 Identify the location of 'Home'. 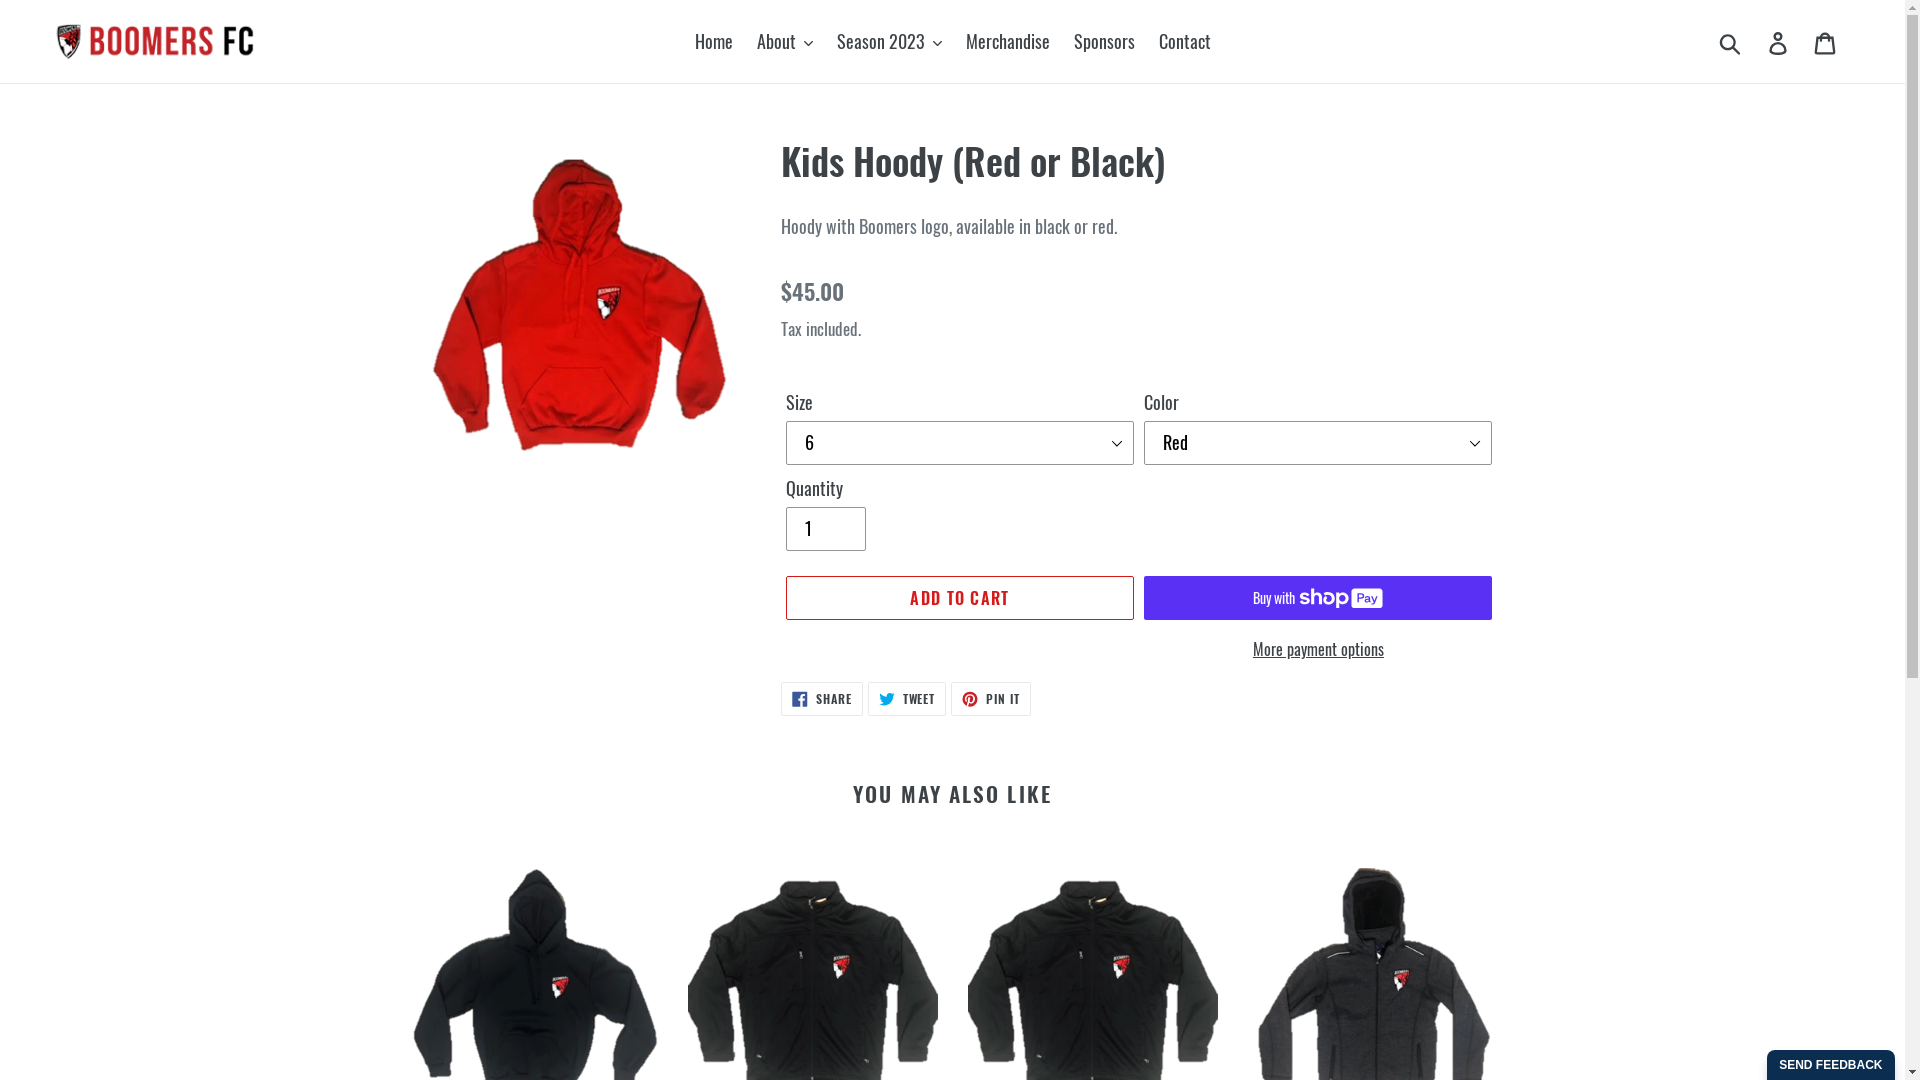
(713, 41).